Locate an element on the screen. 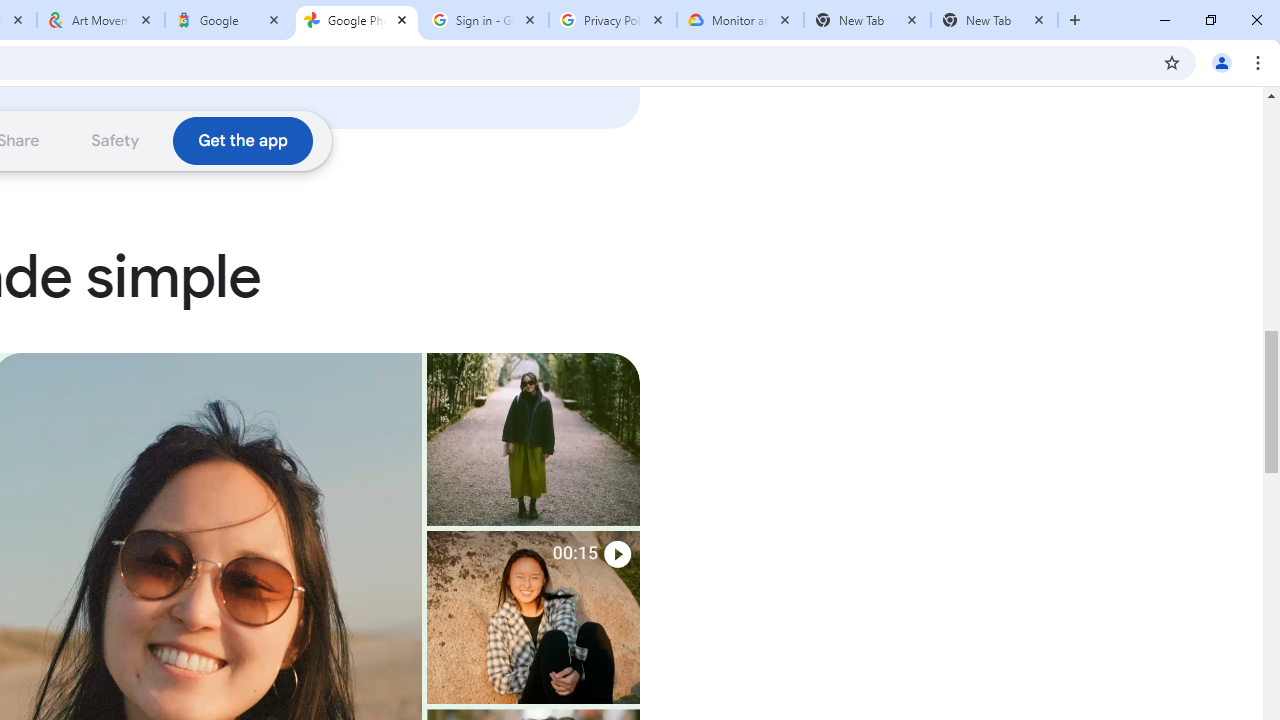  'Google' is located at coordinates (229, 20).